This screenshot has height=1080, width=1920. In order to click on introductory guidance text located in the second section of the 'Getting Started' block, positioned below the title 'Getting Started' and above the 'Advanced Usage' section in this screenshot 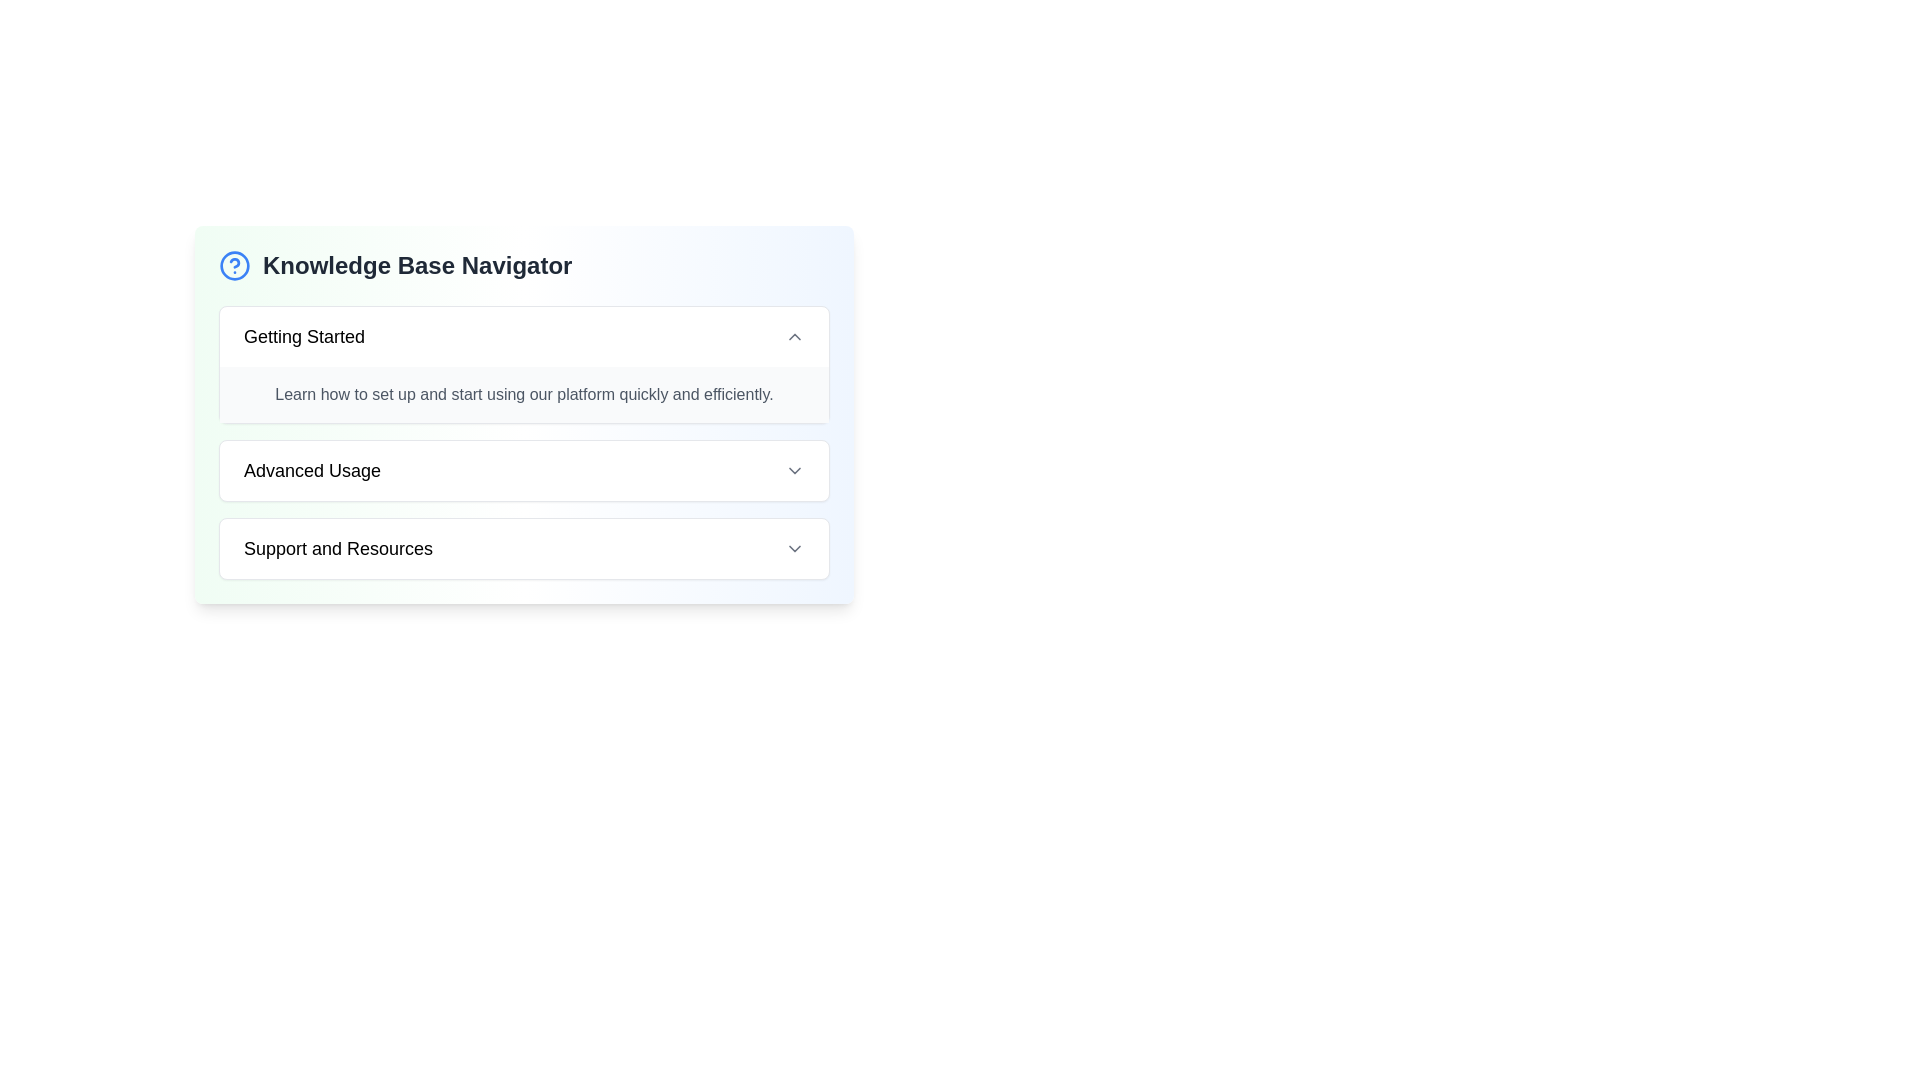, I will do `click(524, 394)`.